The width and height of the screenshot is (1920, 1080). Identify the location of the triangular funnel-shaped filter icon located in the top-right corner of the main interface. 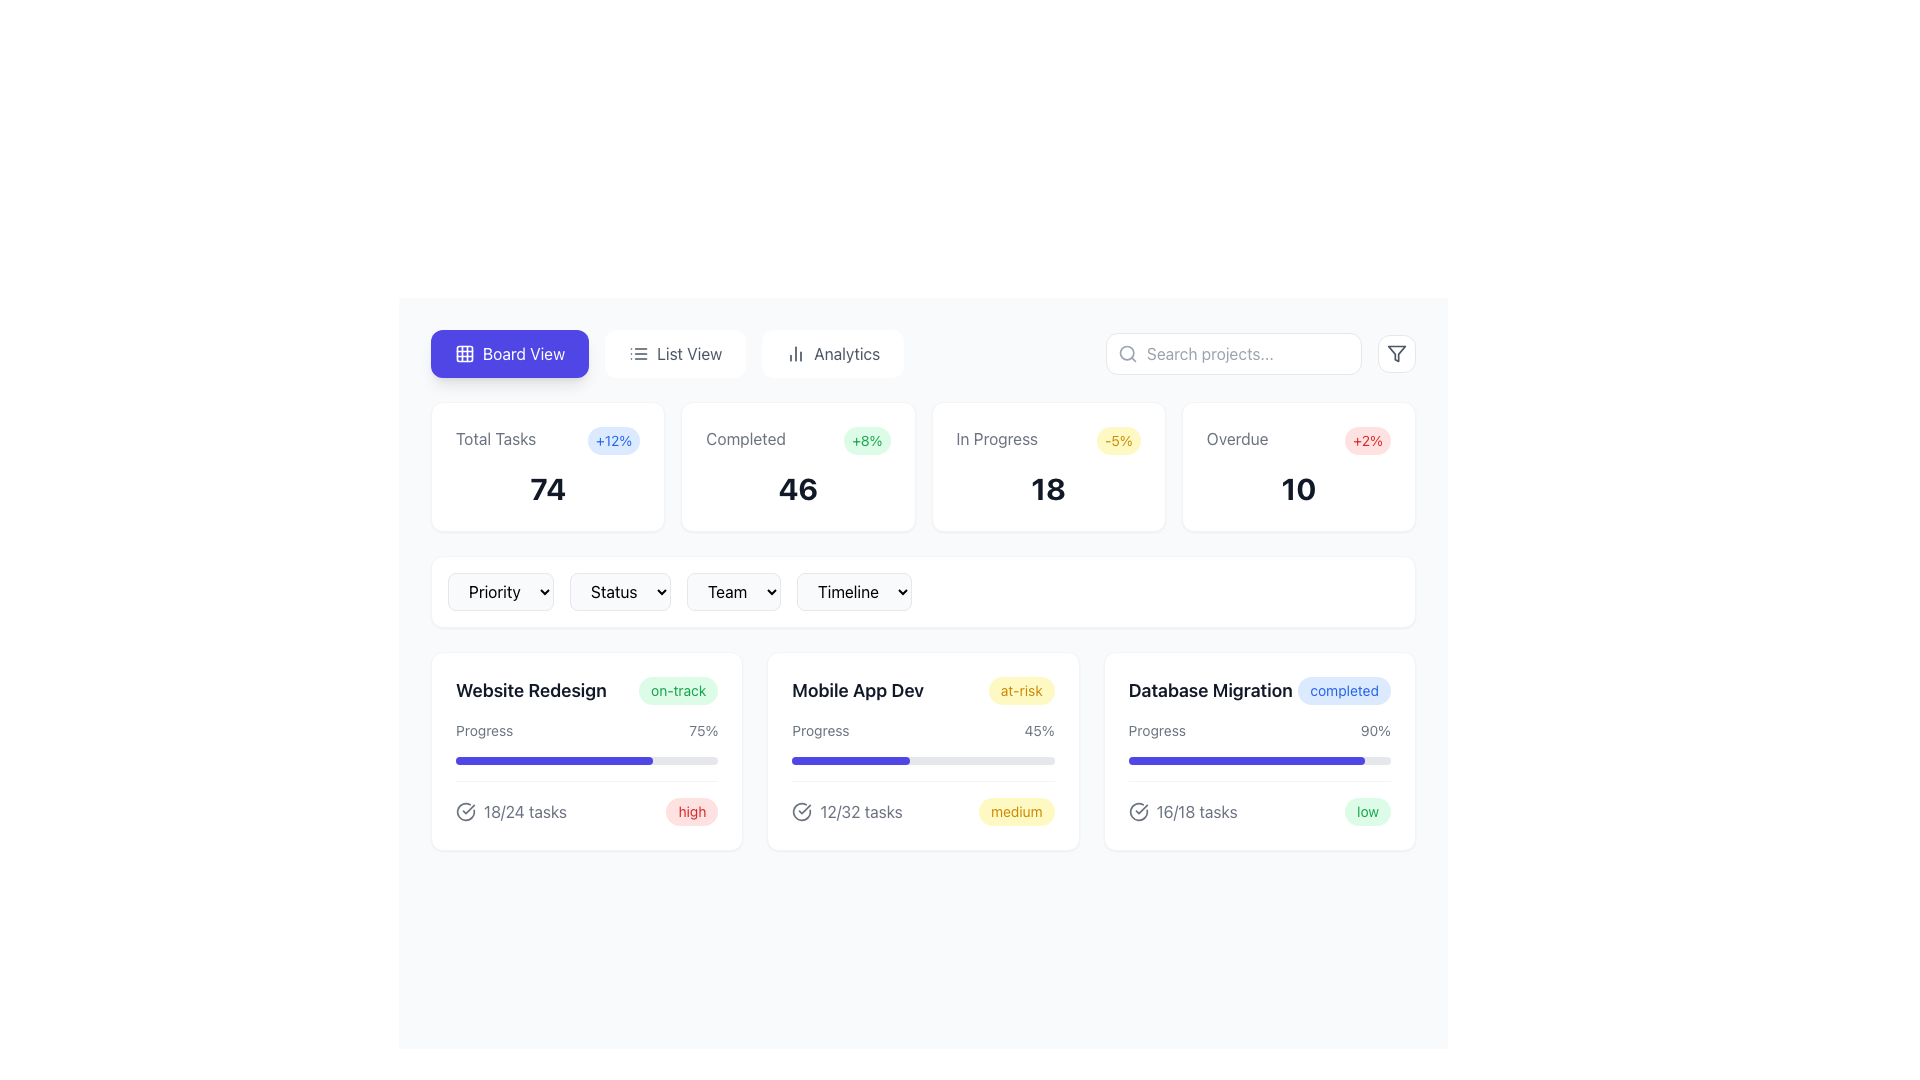
(1395, 353).